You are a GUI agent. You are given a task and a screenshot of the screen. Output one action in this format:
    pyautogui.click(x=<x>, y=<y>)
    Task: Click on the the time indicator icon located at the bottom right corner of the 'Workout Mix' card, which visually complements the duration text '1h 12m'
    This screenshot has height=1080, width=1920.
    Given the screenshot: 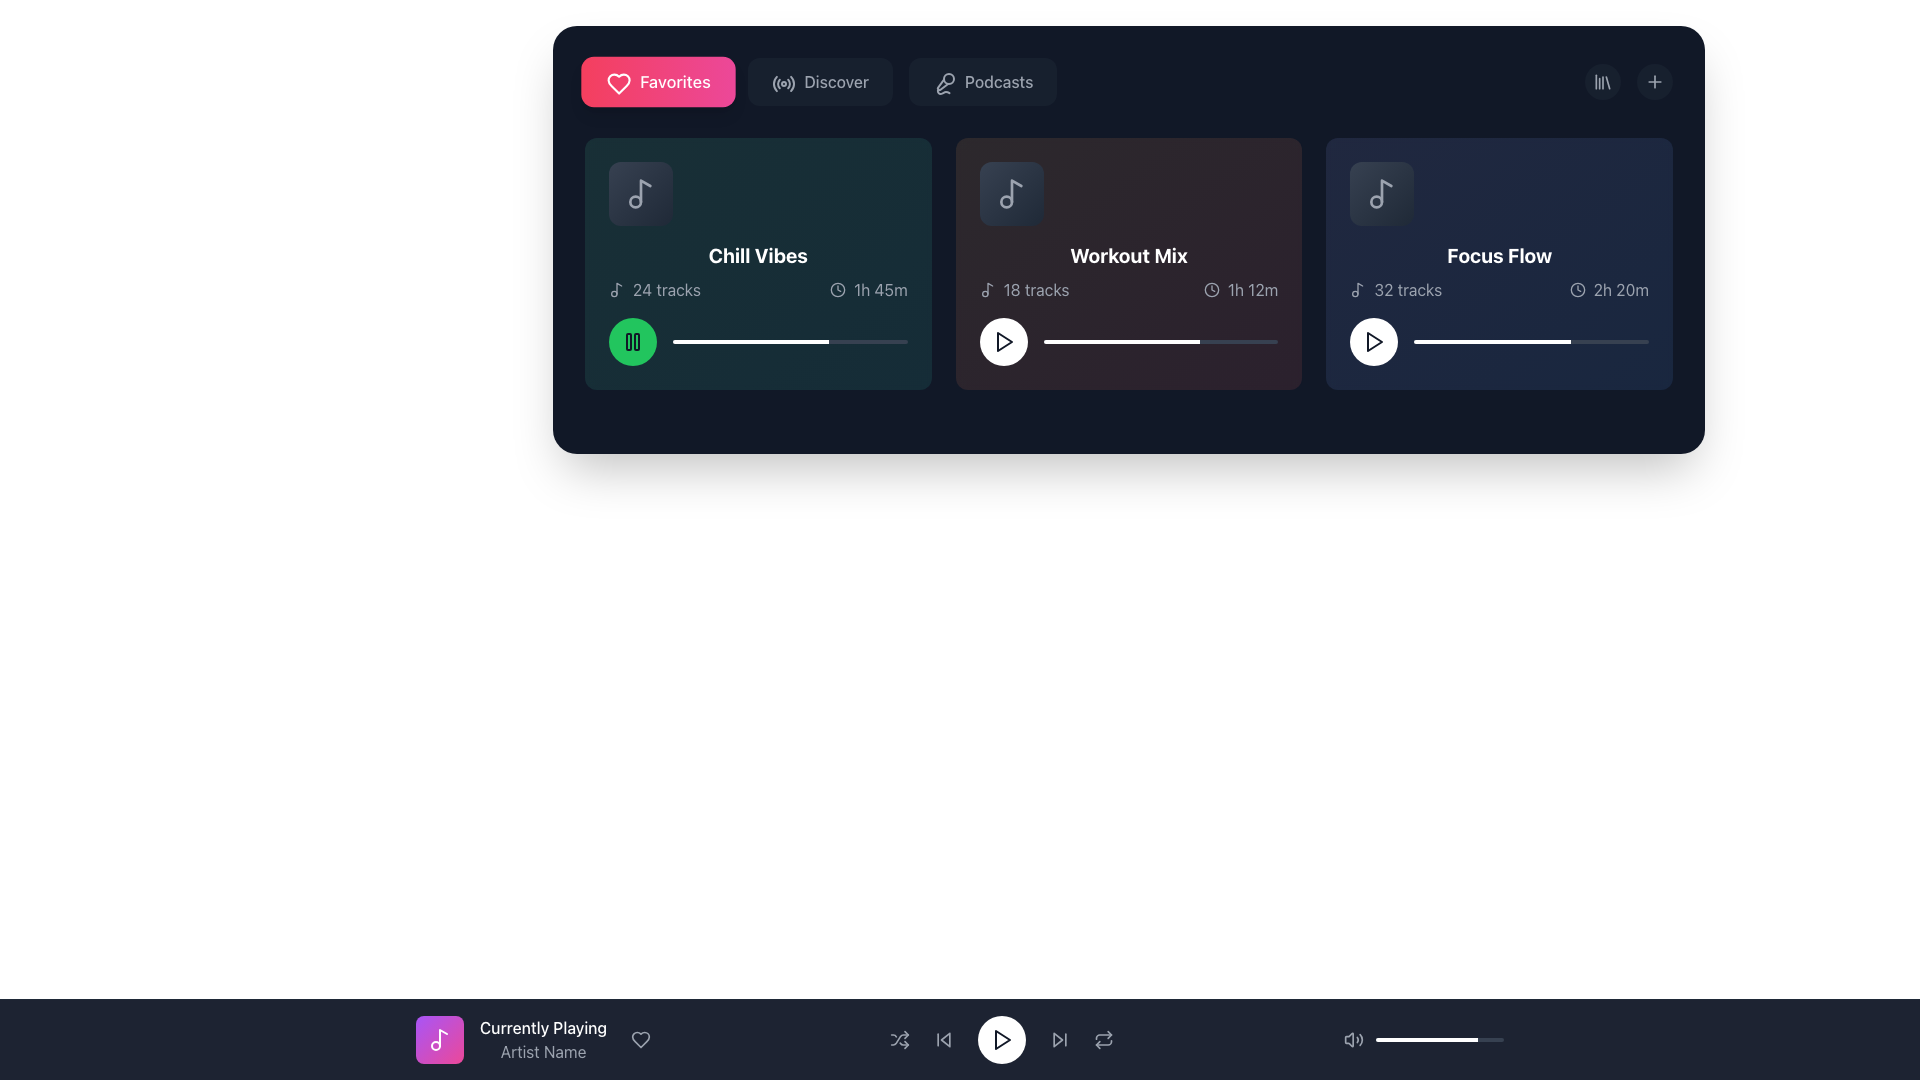 What is the action you would take?
    pyautogui.click(x=1210, y=289)
    